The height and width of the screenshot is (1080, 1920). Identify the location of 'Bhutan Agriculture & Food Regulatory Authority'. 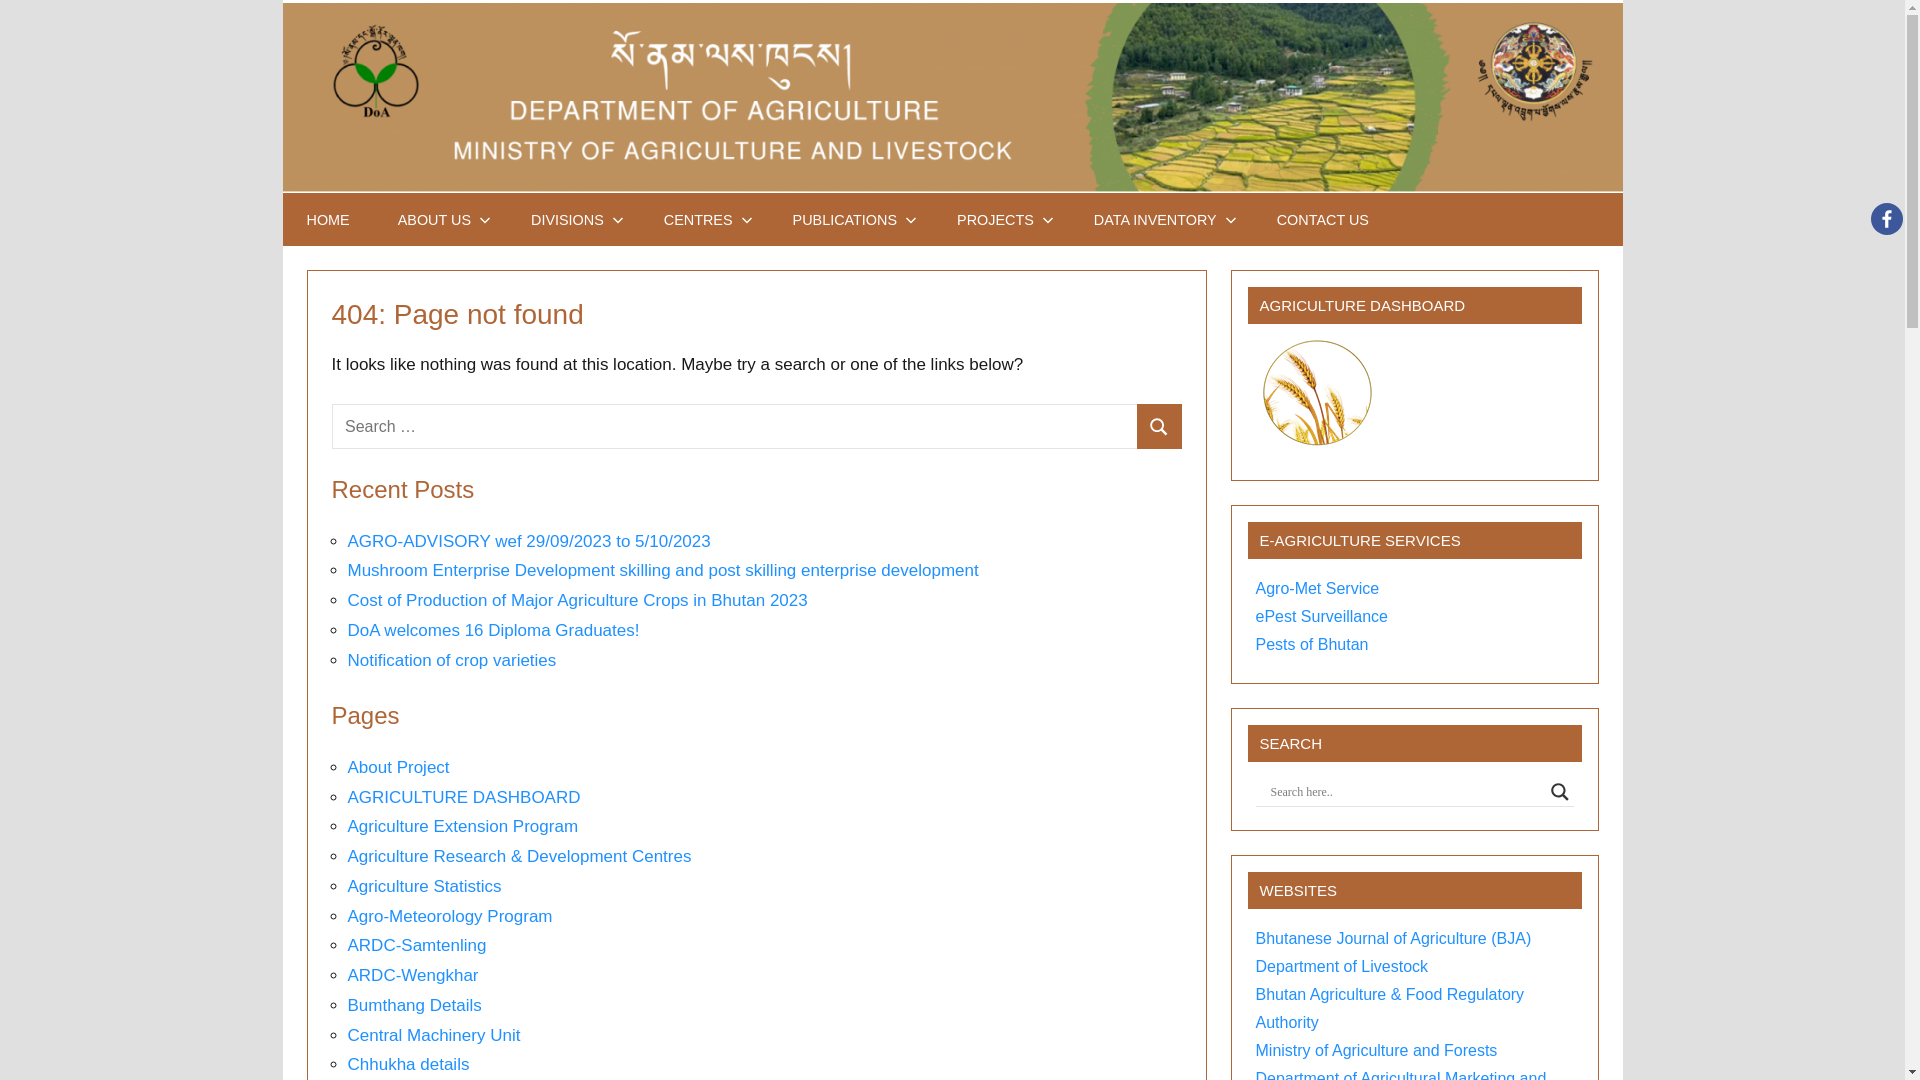
(1389, 1008).